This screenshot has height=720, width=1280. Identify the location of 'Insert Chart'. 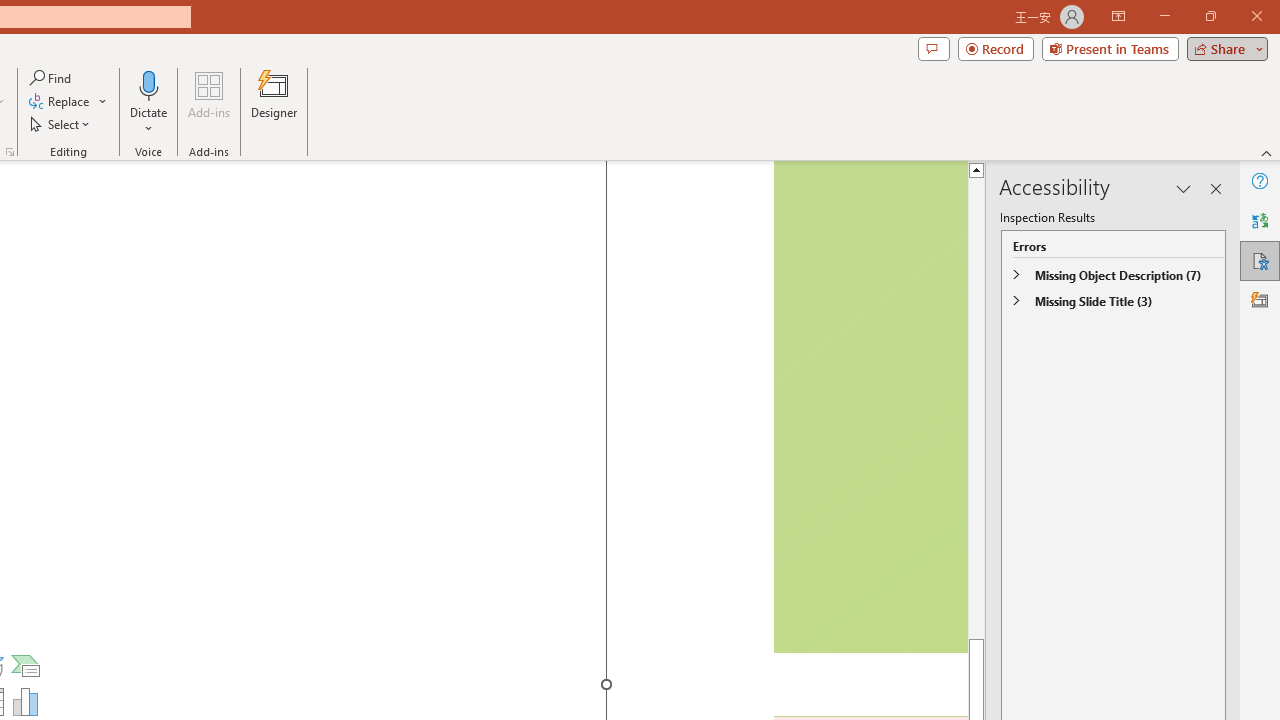
(26, 701).